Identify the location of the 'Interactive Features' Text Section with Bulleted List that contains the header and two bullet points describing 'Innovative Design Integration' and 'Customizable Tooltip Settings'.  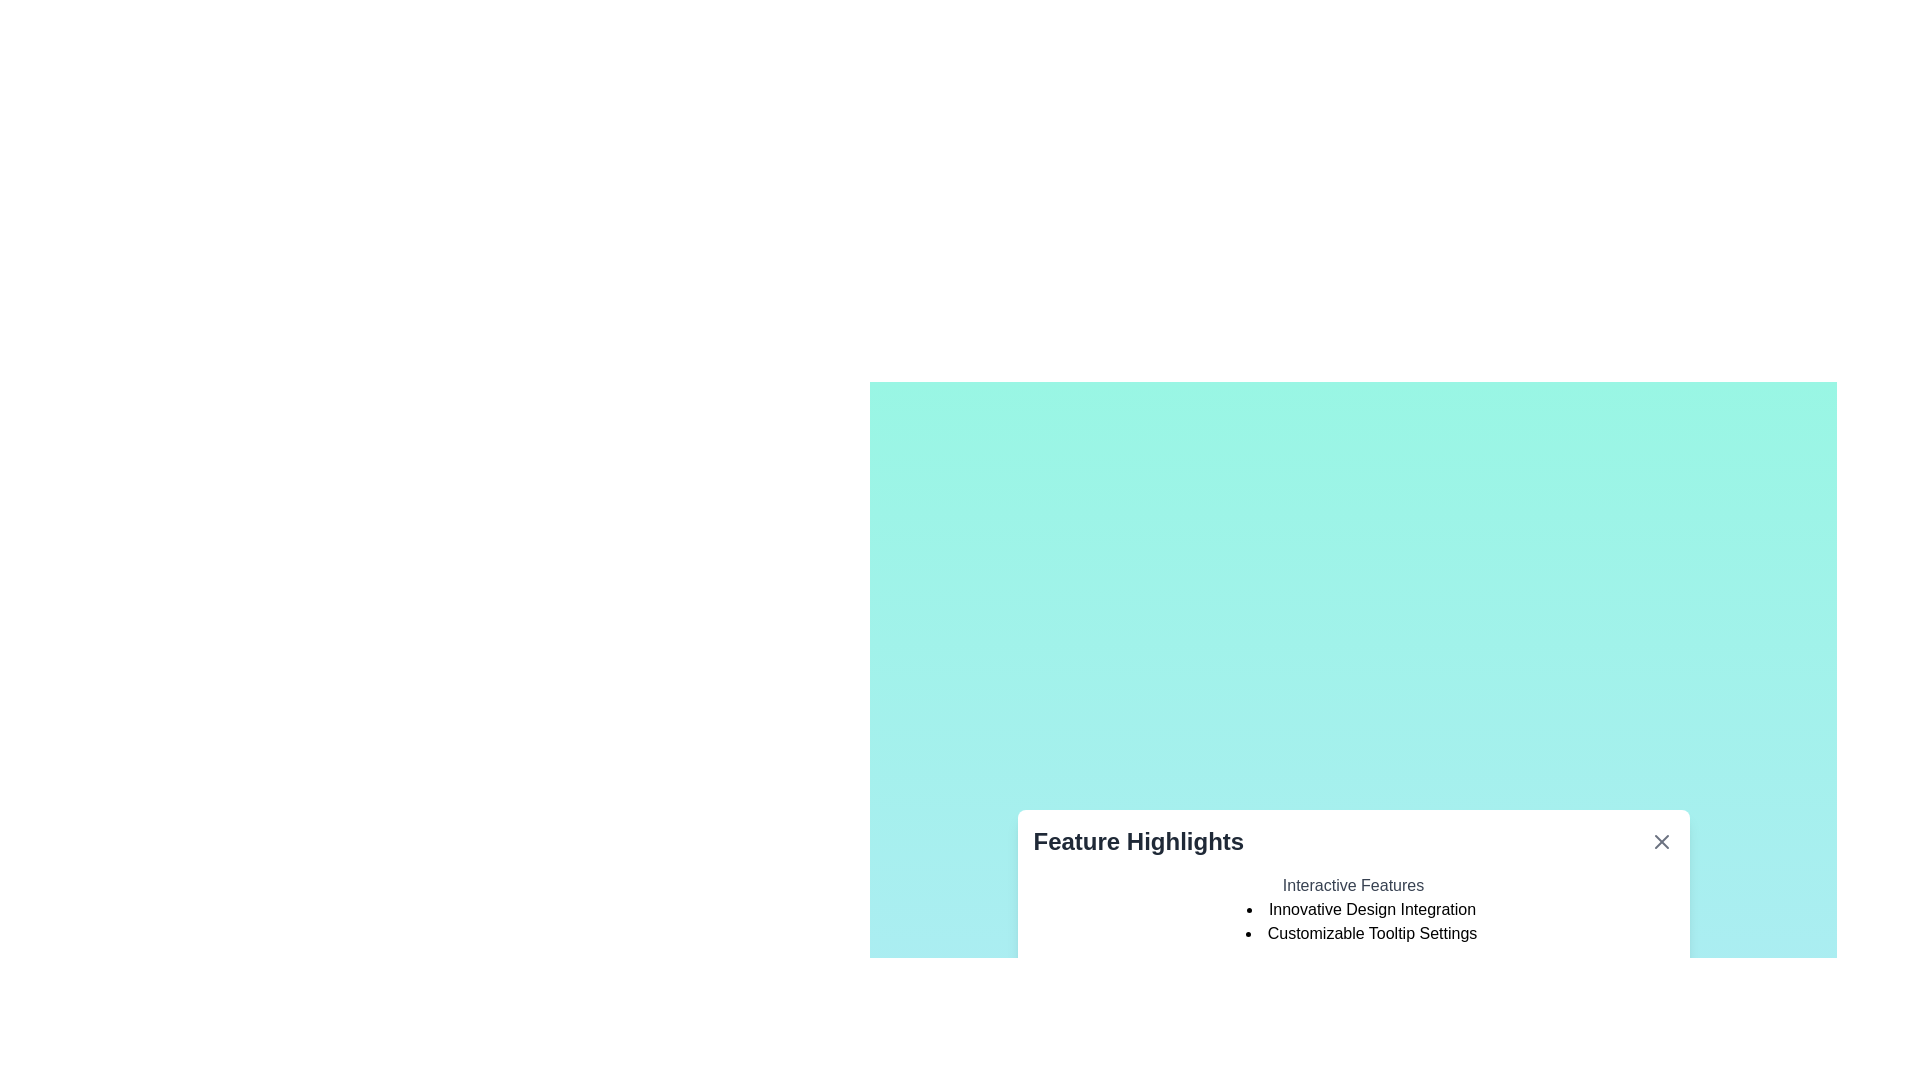
(1353, 910).